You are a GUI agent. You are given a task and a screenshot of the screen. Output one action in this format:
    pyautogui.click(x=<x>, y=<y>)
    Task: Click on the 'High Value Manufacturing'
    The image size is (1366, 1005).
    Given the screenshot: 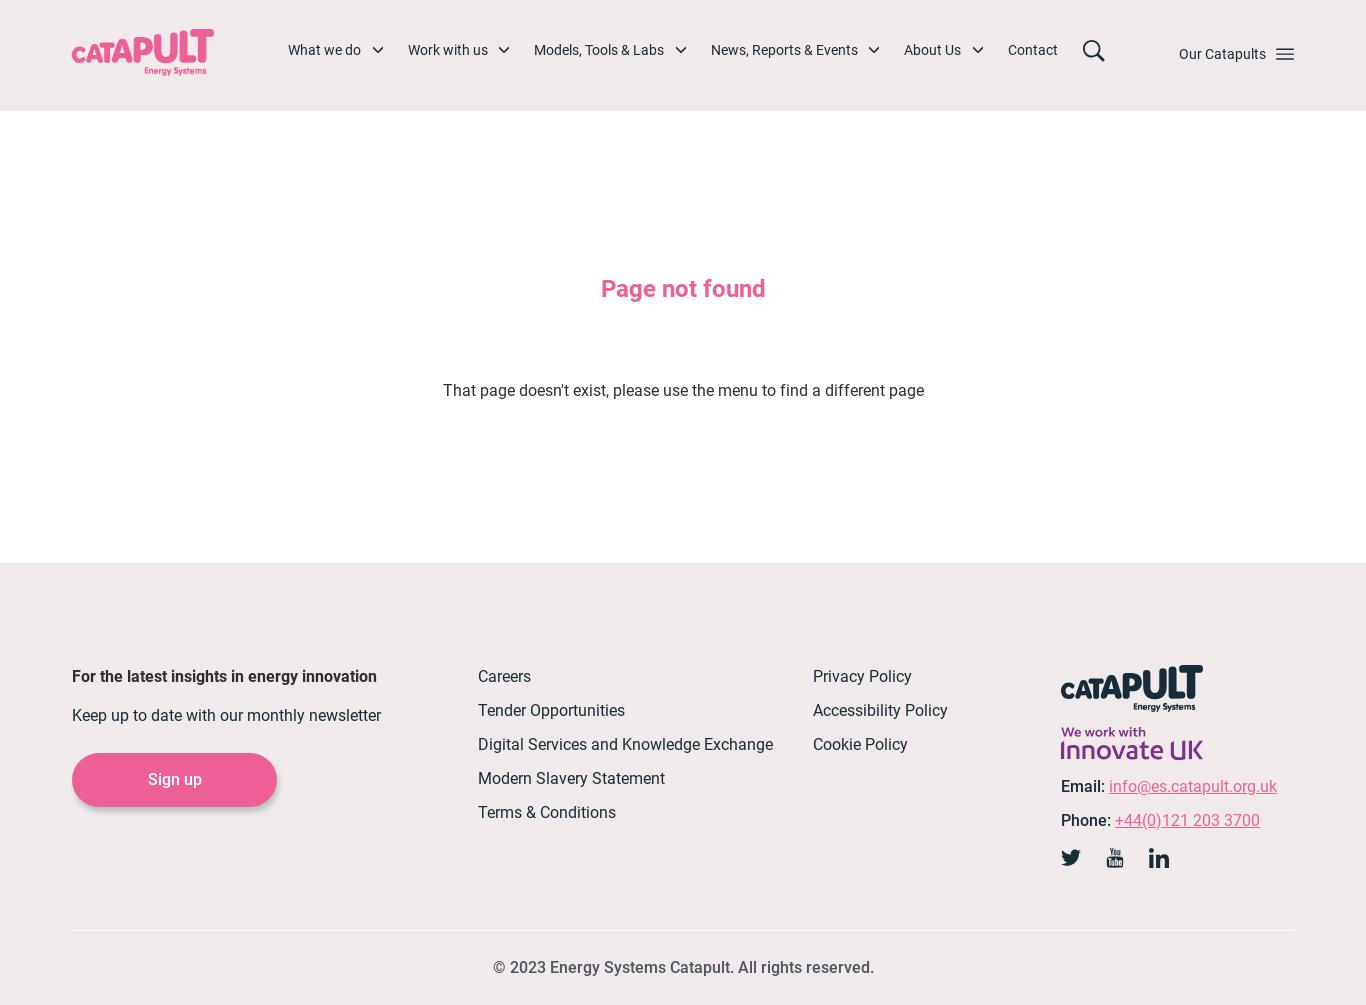 What is the action you would take?
    pyautogui.click(x=609, y=530)
    